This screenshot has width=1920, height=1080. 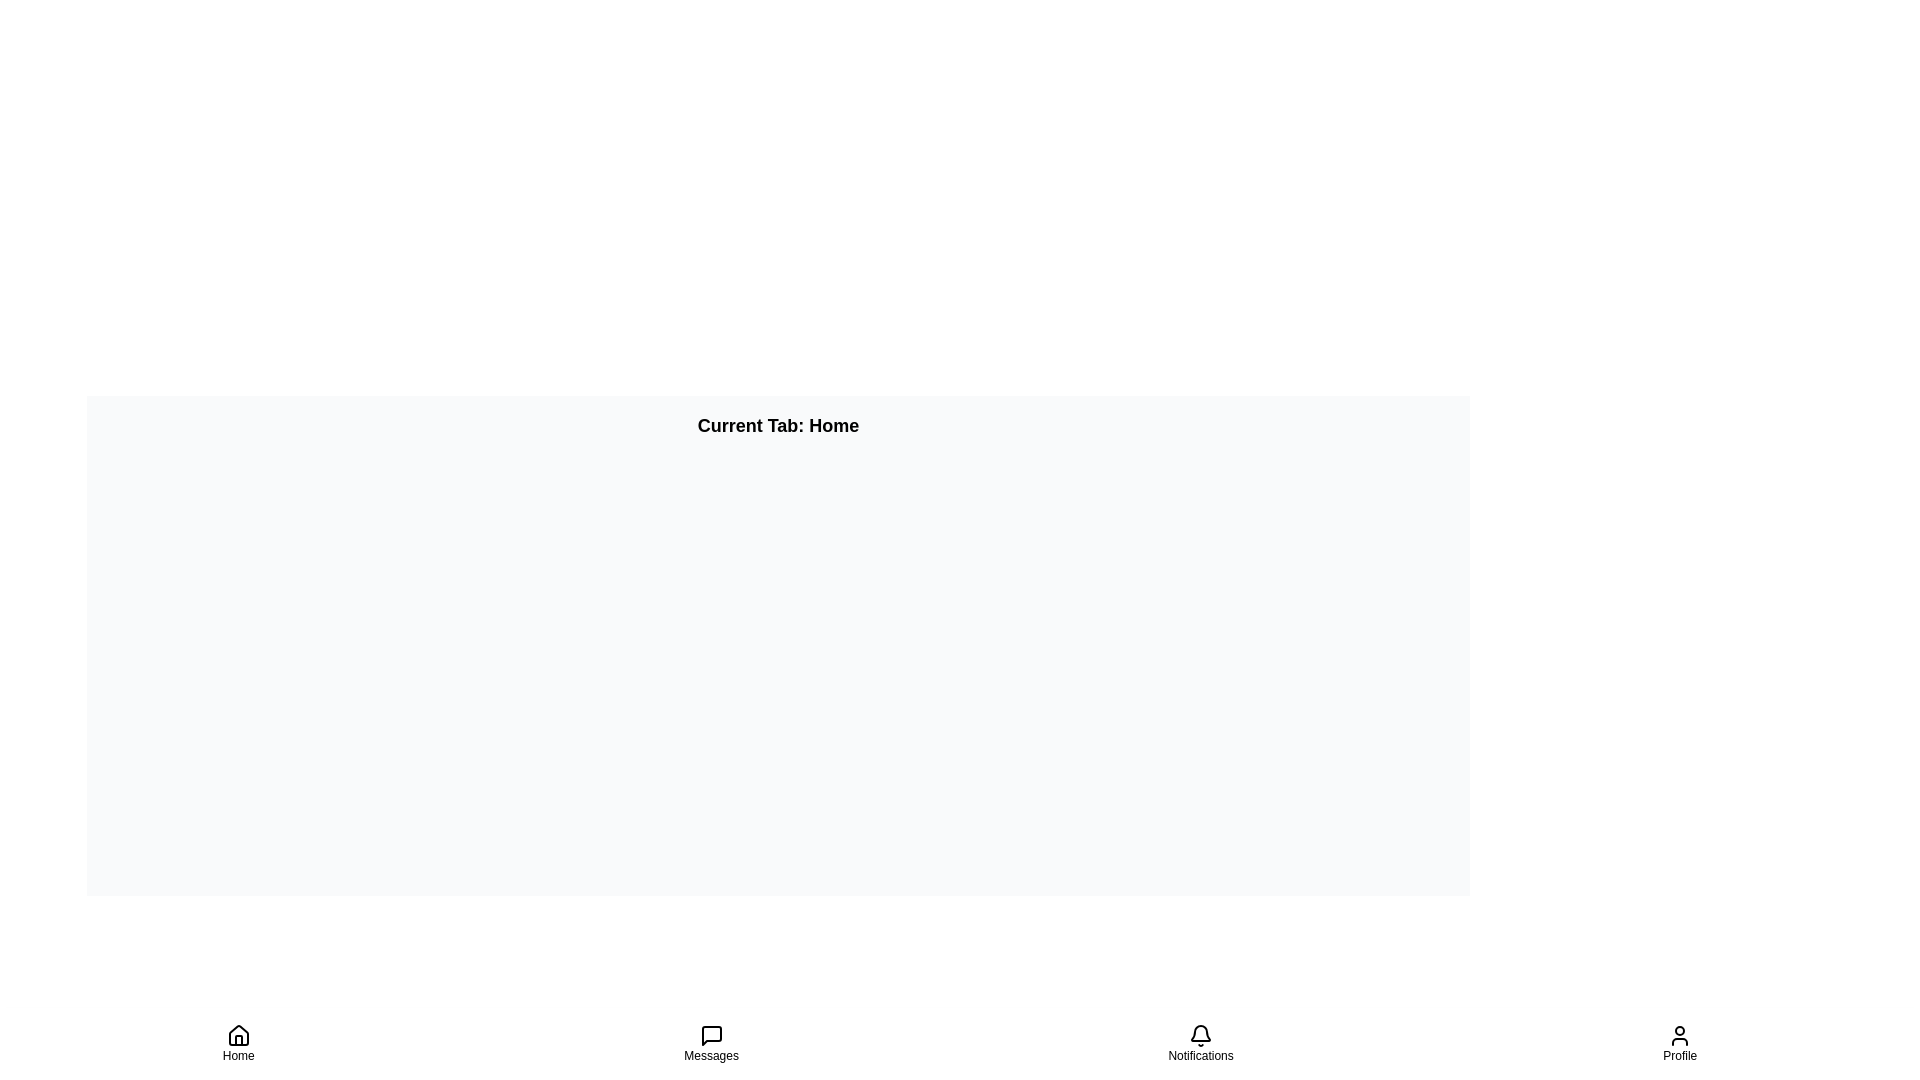 I want to click on the text label that identifies the notification section located at the bottom center of the interface, beneath the notification bell icon, so click(x=1200, y=1055).